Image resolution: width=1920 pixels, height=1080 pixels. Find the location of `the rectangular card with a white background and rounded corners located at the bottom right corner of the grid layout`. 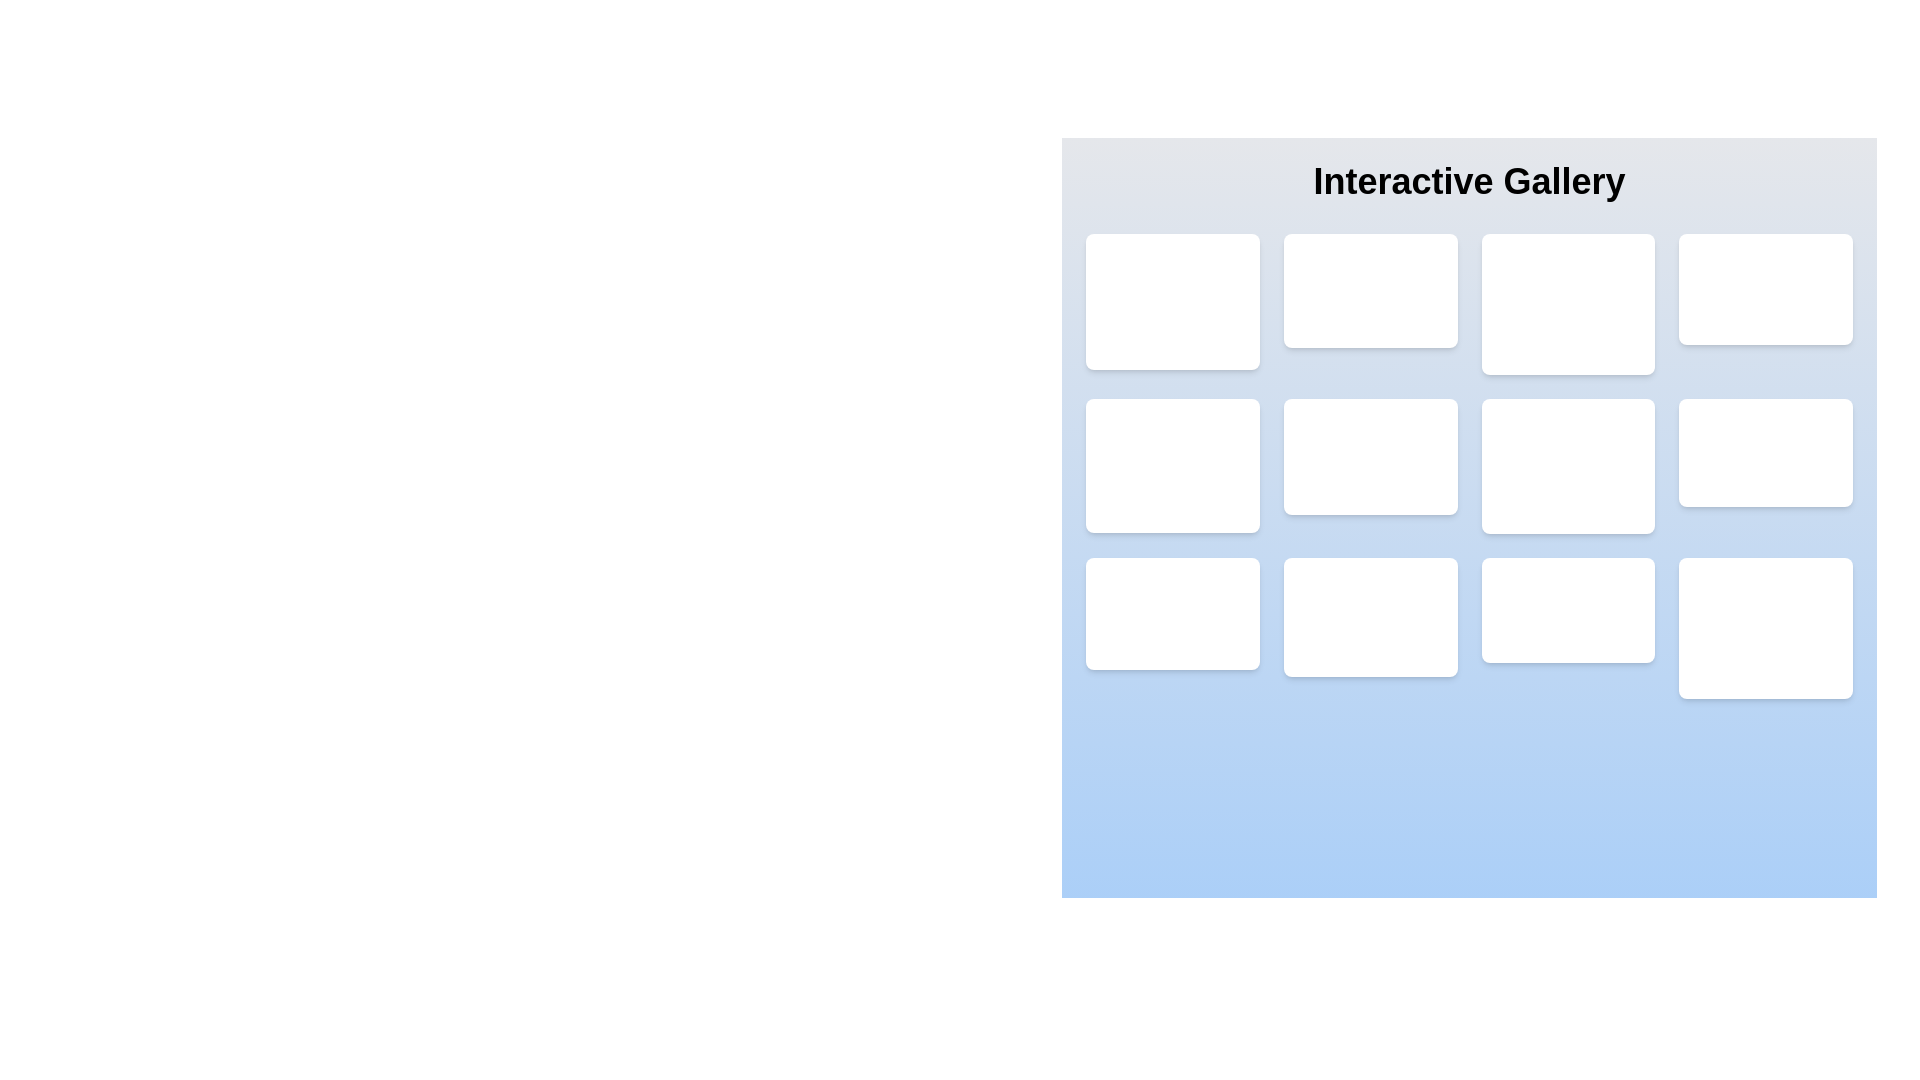

the rectangular card with a white background and rounded corners located at the bottom right corner of the grid layout is located at coordinates (1766, 627).